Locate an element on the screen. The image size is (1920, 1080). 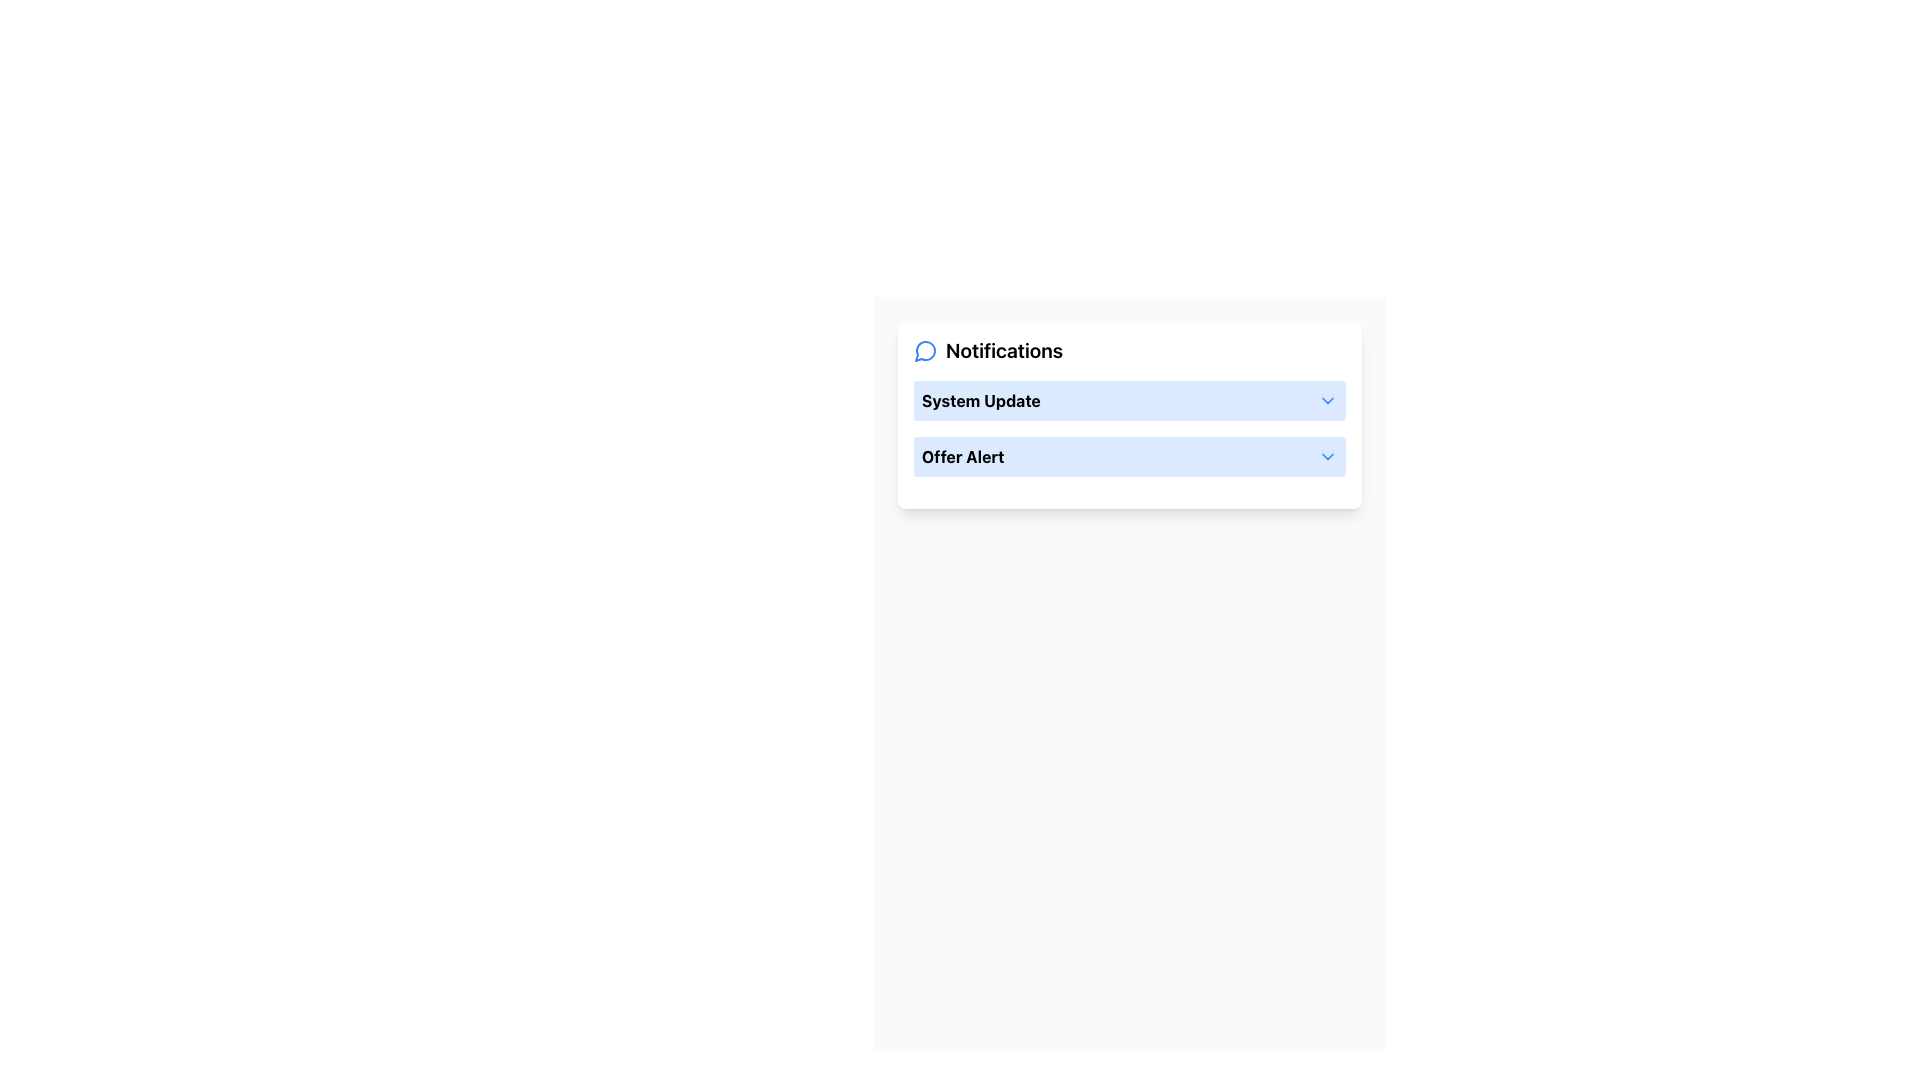
the small blue downward-pointing chevron arrow next to the 'Offer Alert' text is located at coordinates (1328, 456).